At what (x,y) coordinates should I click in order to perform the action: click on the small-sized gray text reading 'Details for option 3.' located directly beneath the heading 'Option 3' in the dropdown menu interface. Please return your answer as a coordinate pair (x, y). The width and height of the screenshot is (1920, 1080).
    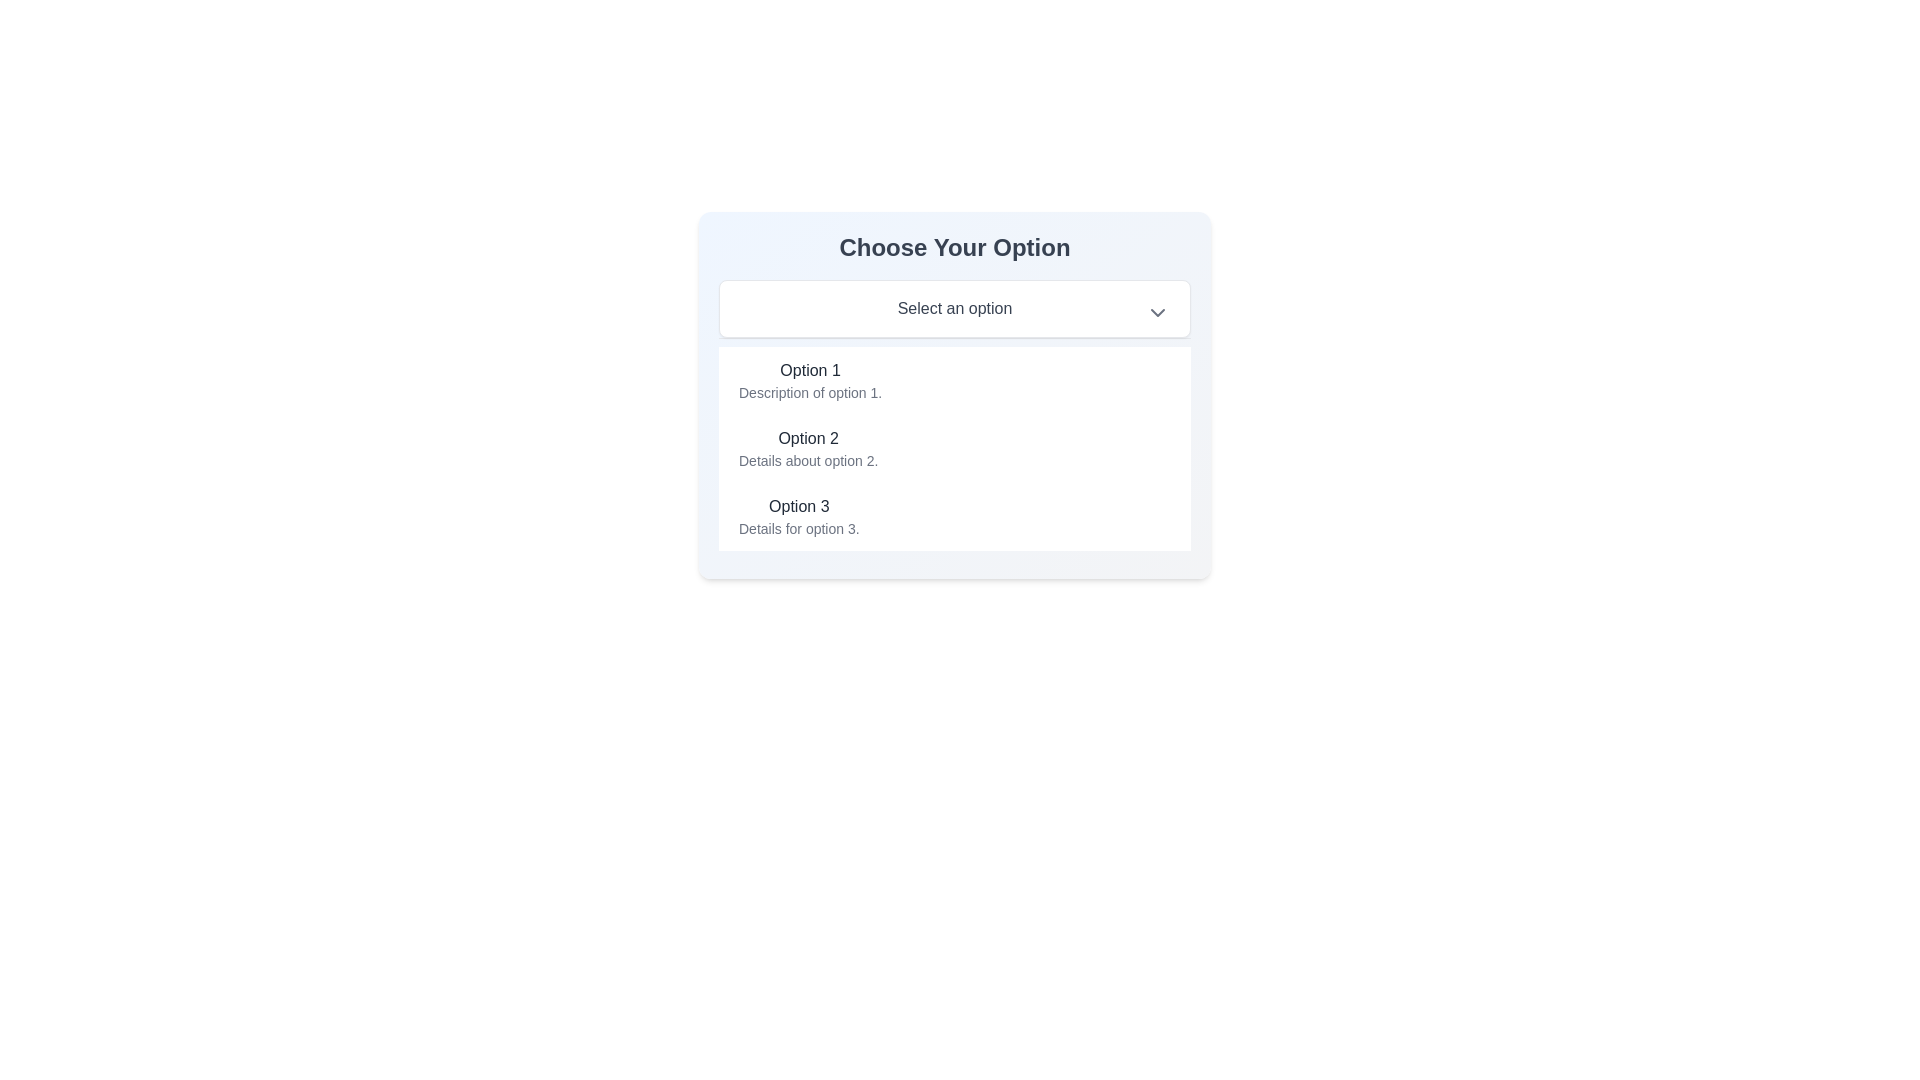
    Looking at the image, I should click on (798, 527).